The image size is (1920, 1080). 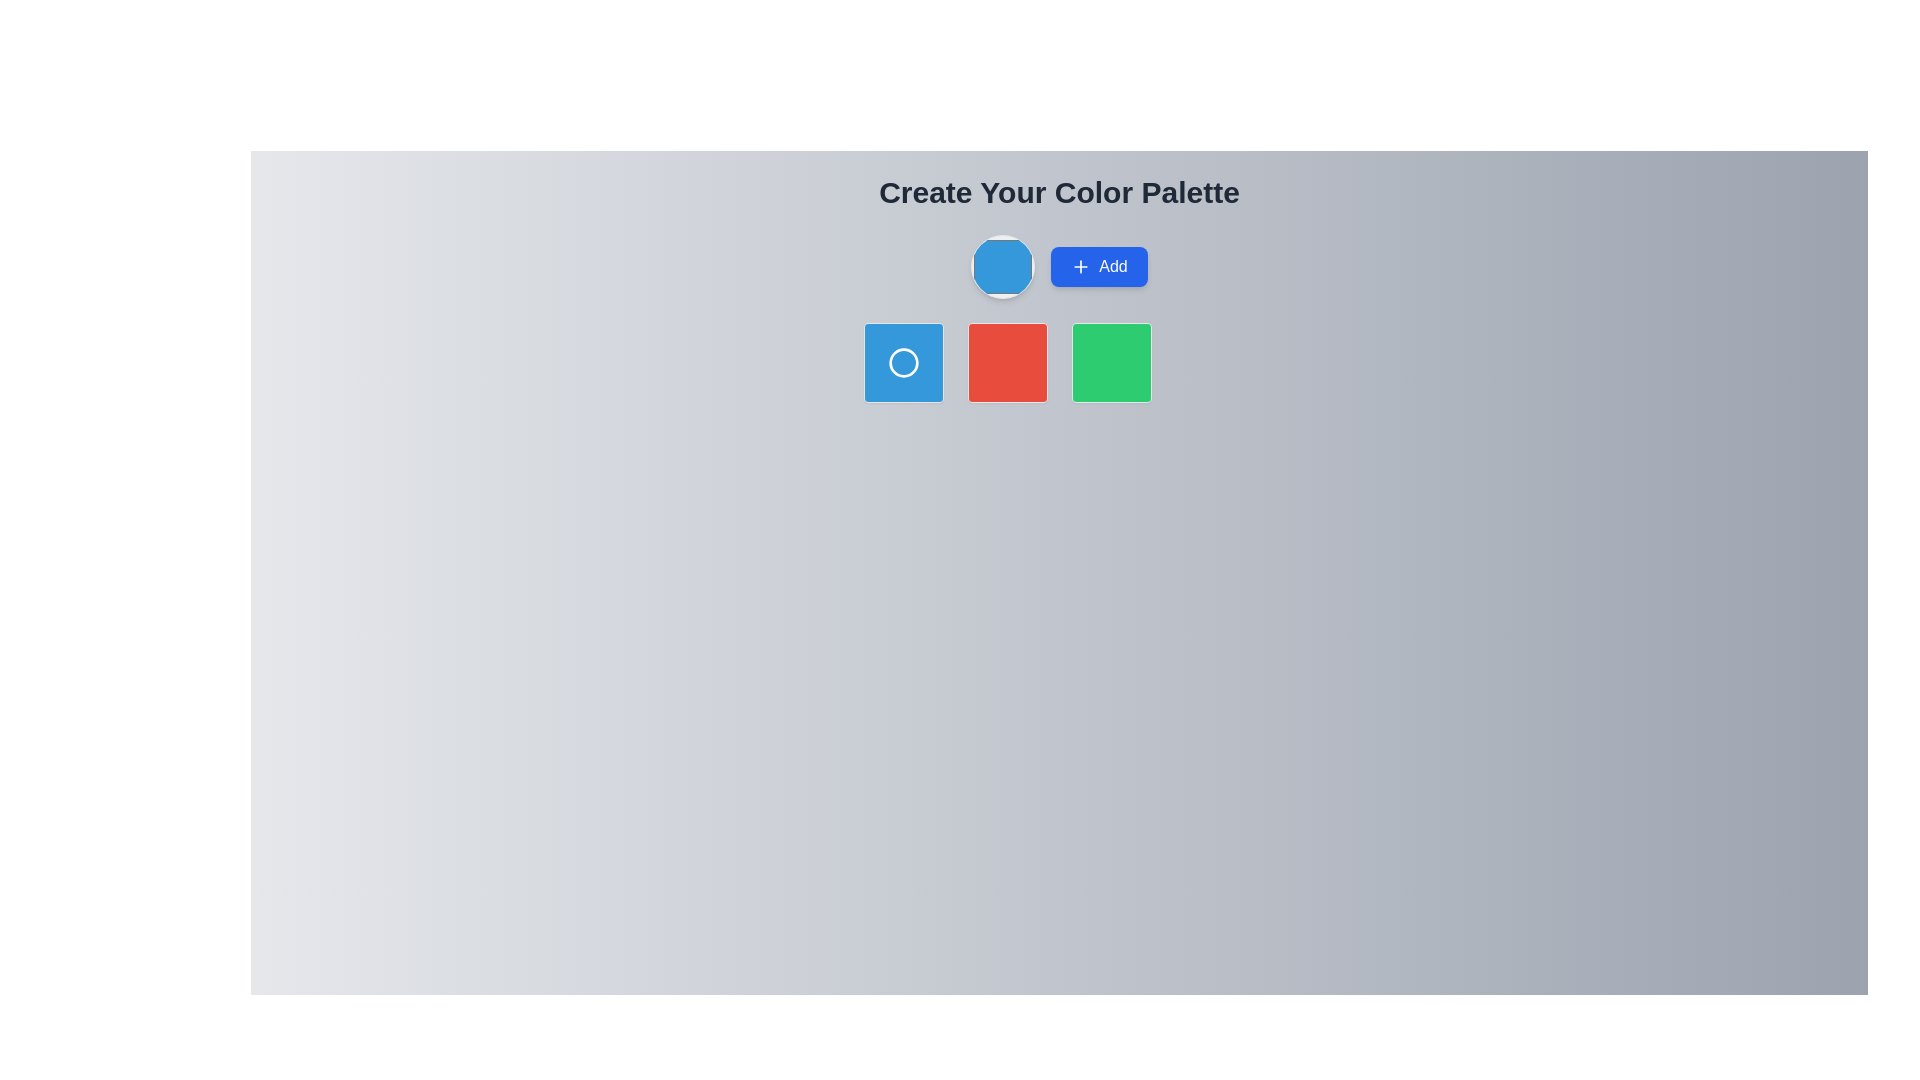 I want to click on to select the circular icon located within a blue square with rounded corners, positioned as the first square in the second row of a grid layout, so click(x=902, y=362).